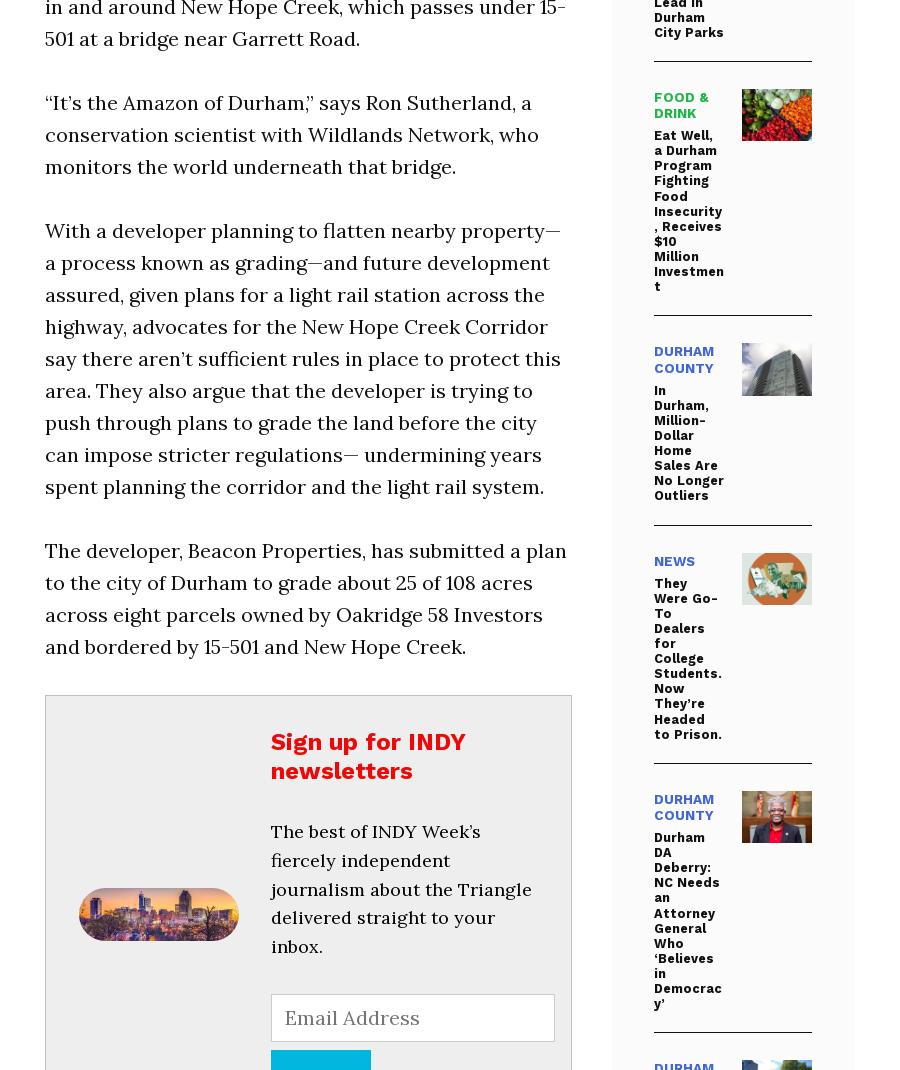 The image size is (900, 1070). Describe the element at coordinates (44, 356) in the screenshot. I see `'With a developer planning to flatten nearby property—a process known as grading—and future development assured, given plans for a light rail station across the highway, advocates for the New Hope Creek Corridor say there aren’t sufficient rules in place to protect this area. They also argue that the developer is trying to push through plans to grade the land before the city can impose stricter regulations— undermining years spent planning the corridor and the light rail system.'` at that location.